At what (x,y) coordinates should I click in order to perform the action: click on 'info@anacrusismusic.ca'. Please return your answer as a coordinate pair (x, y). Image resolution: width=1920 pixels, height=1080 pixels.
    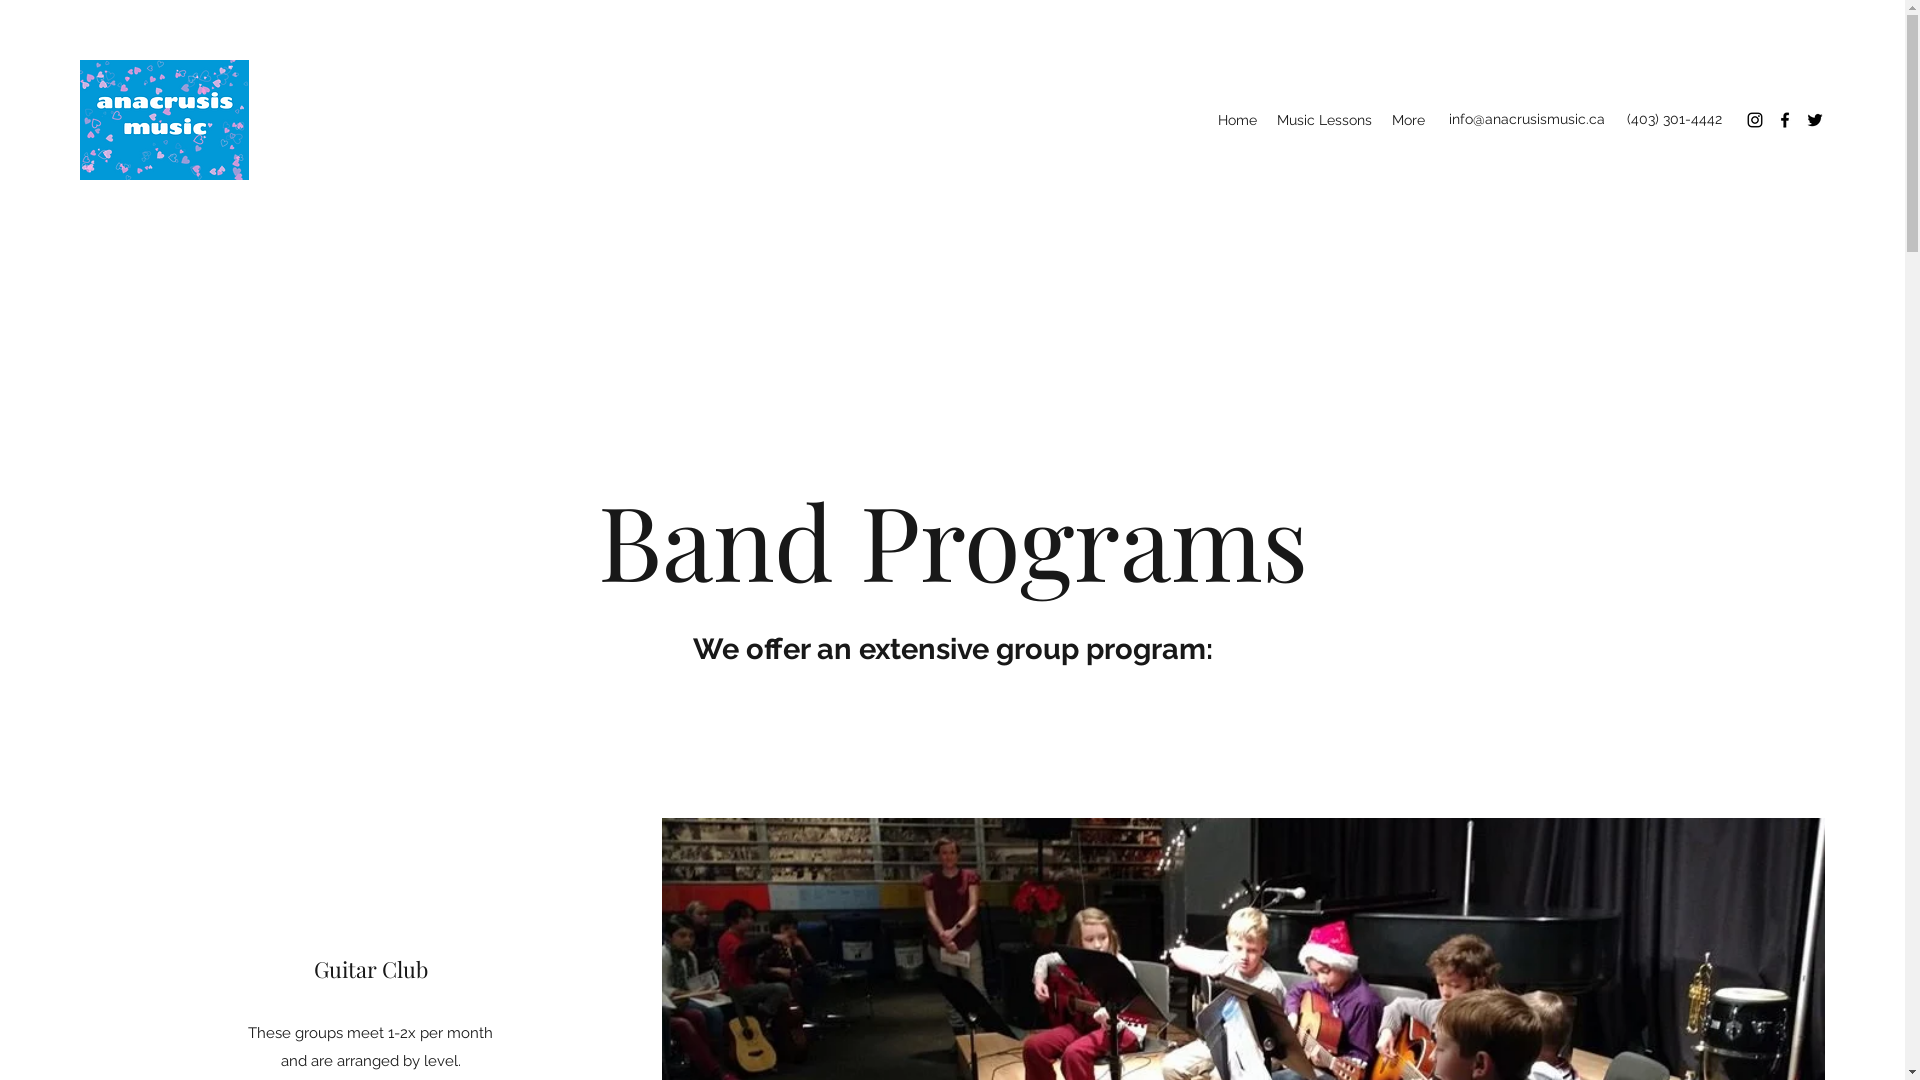
    Looking at the image, I should click on (1525, 119).